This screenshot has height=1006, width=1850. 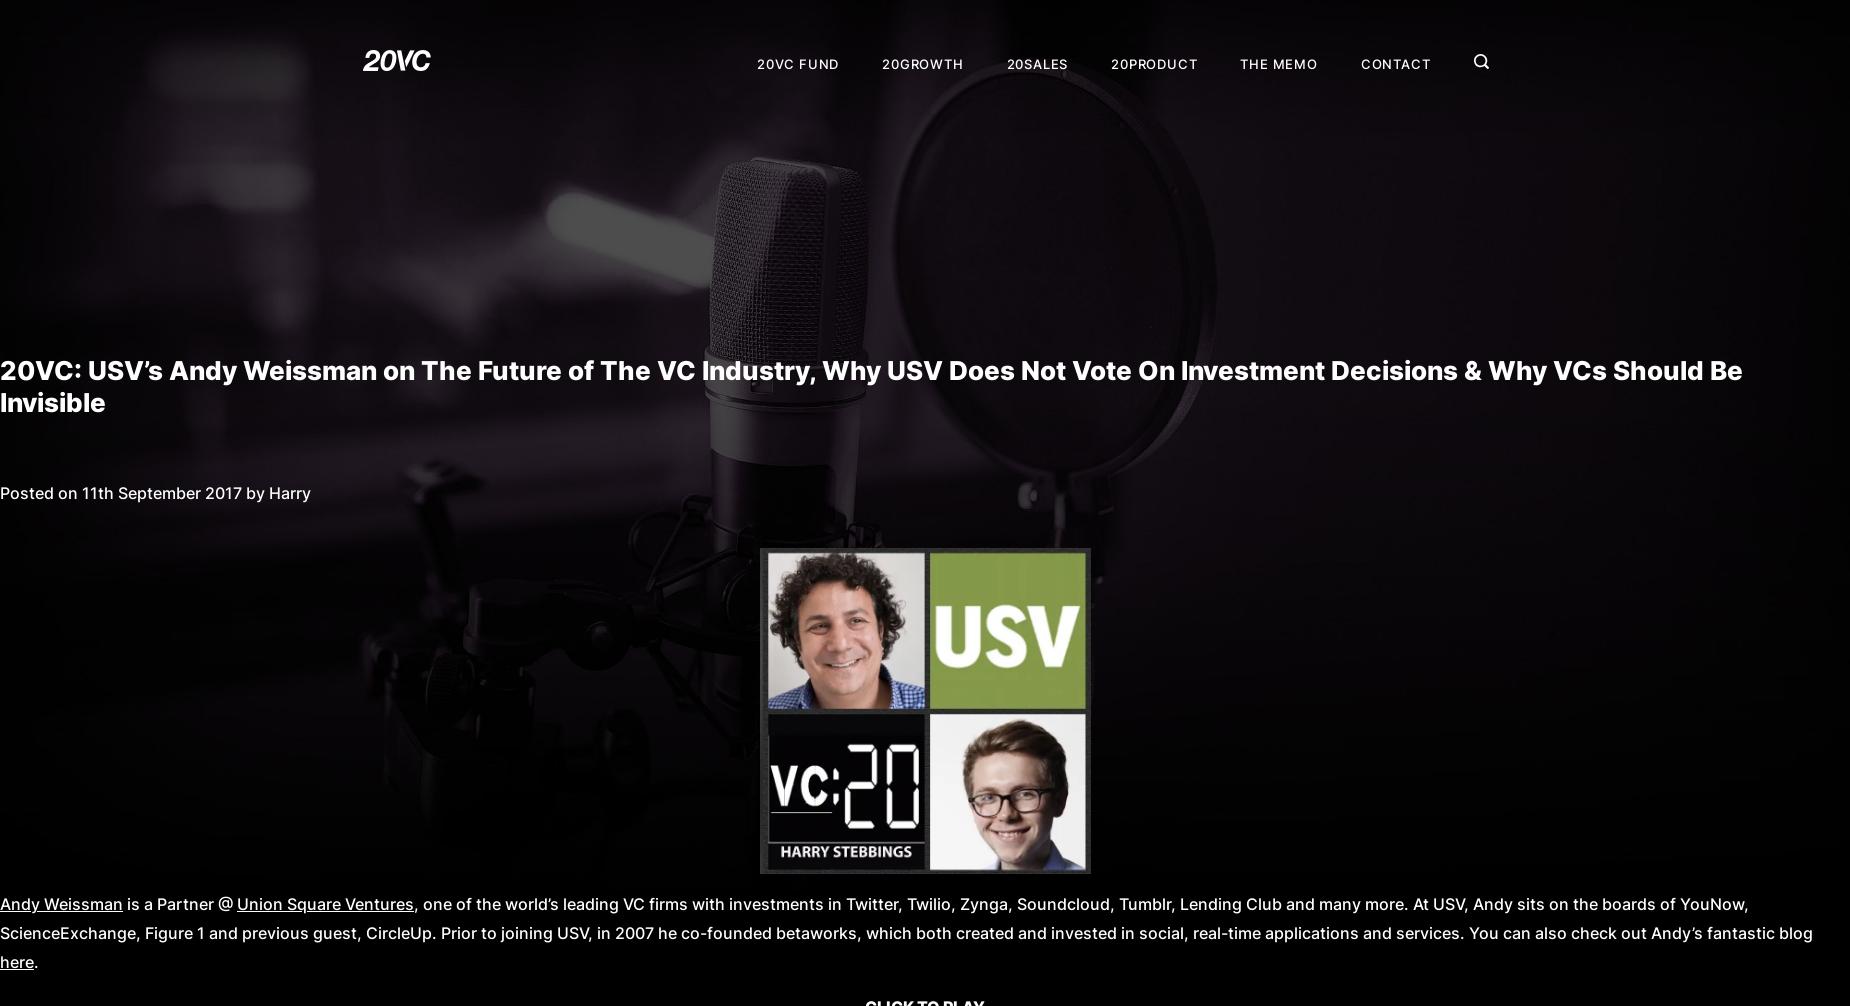 I want to click on 'Posted on 11th September 2017 by Harry', so click(x=0, y=492).